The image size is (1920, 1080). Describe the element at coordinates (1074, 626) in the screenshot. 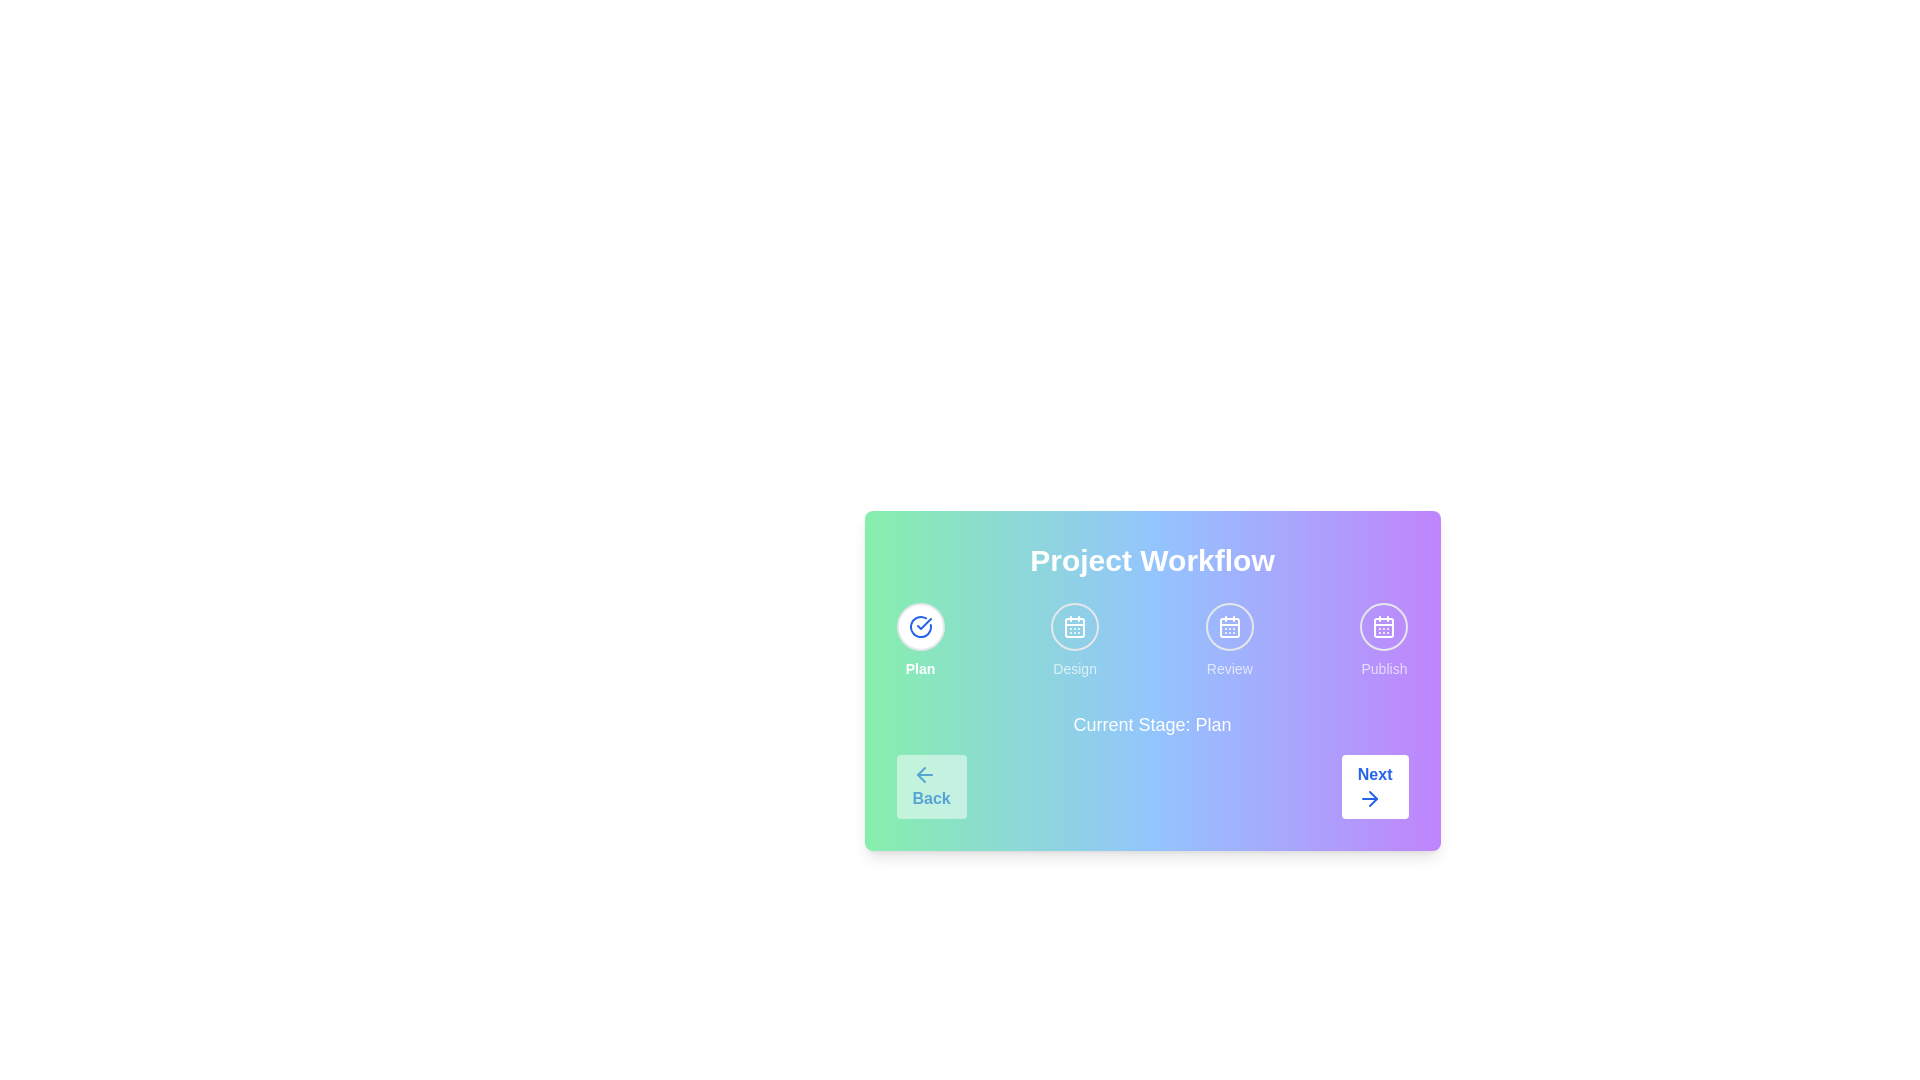

I see `the stage indicator corresponding to Design` at that location.